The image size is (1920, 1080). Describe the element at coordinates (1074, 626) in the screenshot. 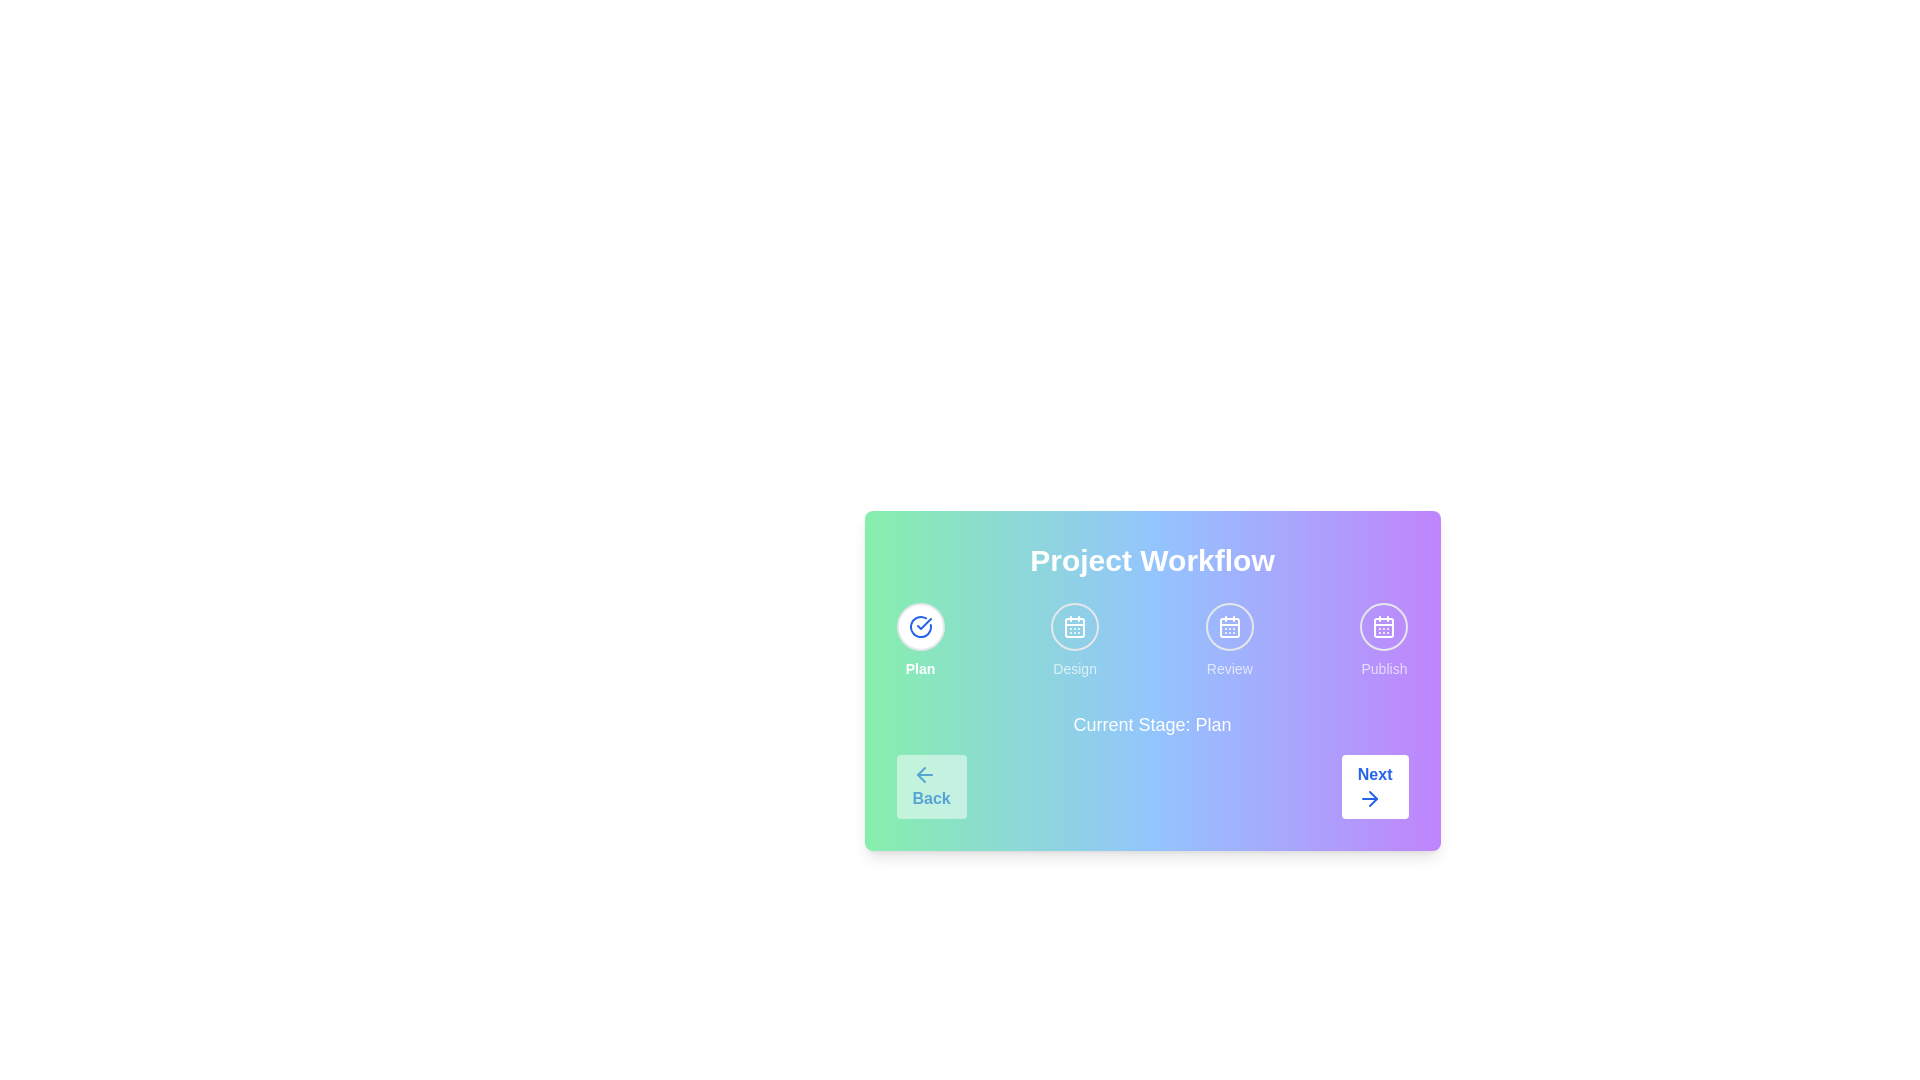

I see `the stage indicator corresponding to Design` at that location.